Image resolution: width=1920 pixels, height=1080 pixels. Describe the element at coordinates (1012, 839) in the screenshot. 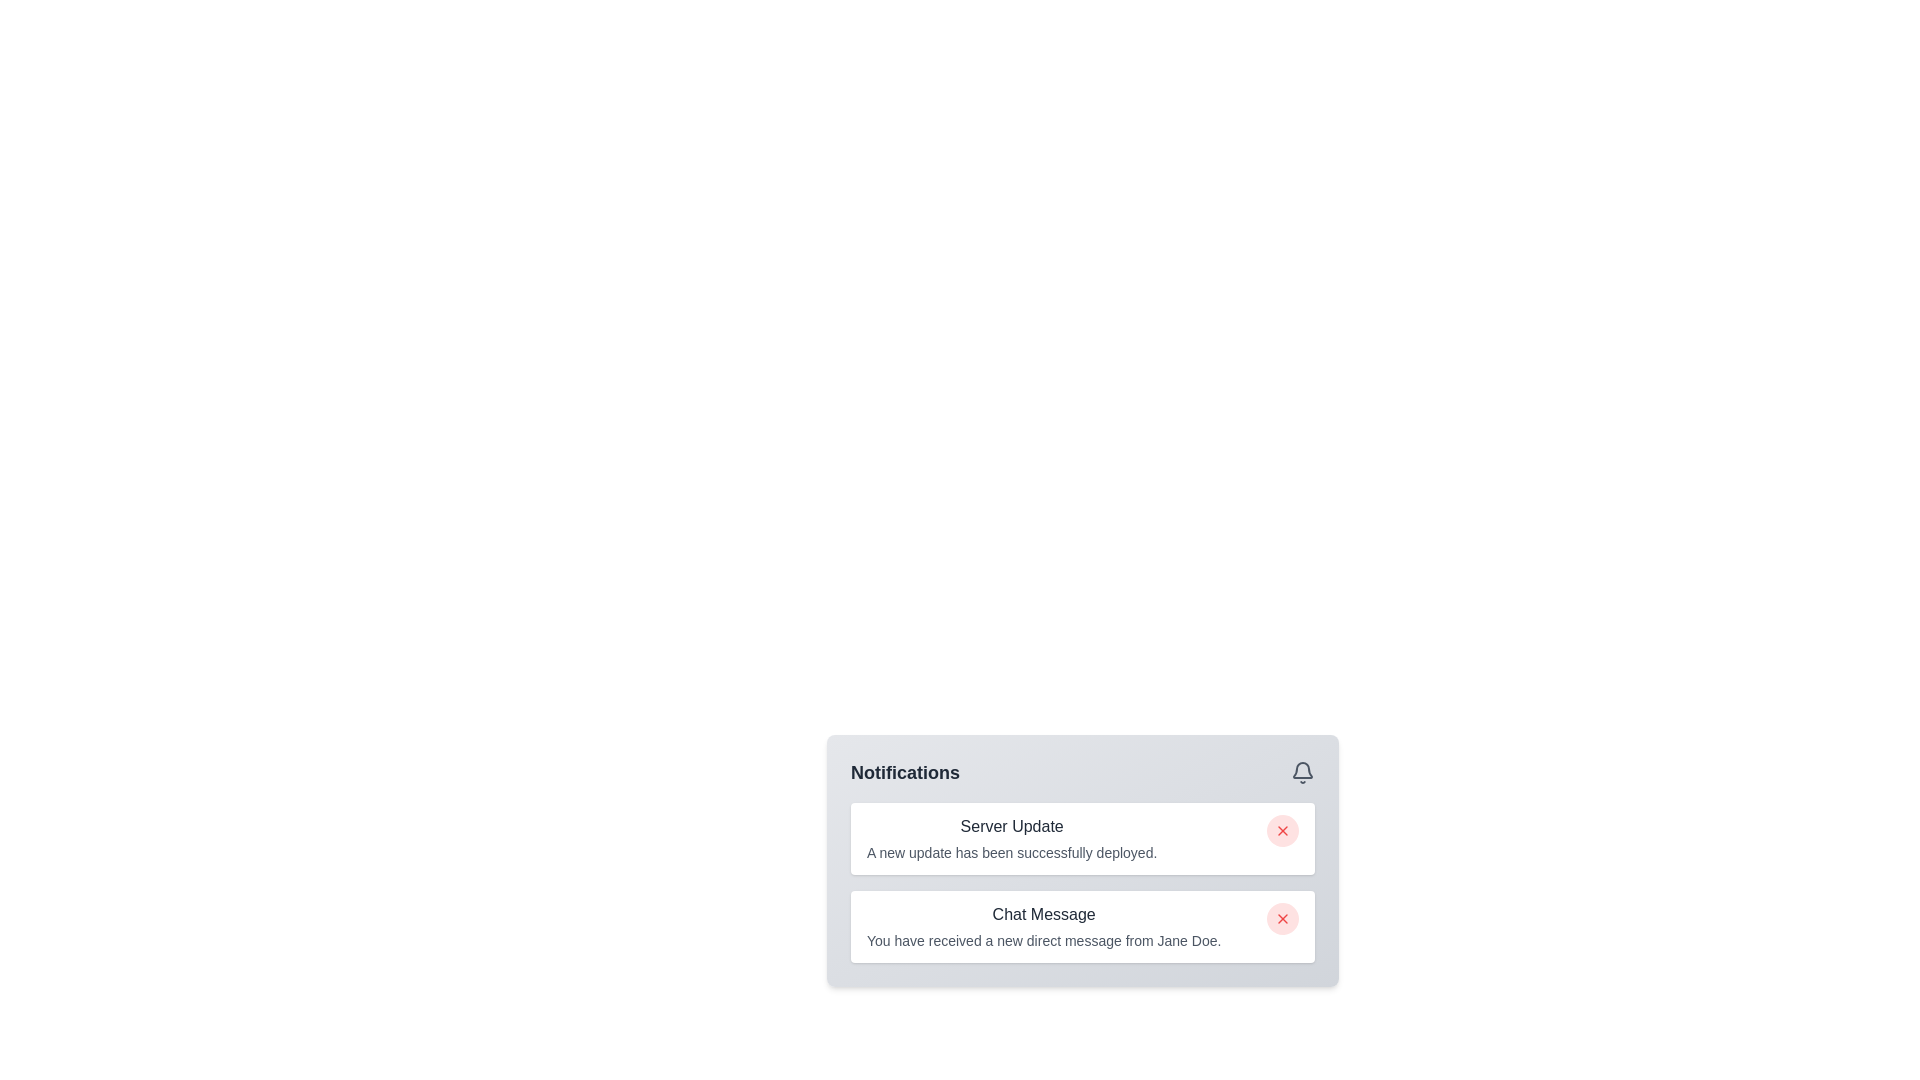

I see `text displayed in the notification panel titled 'Server Update', which contains a description about a new update being deployed` at that location.